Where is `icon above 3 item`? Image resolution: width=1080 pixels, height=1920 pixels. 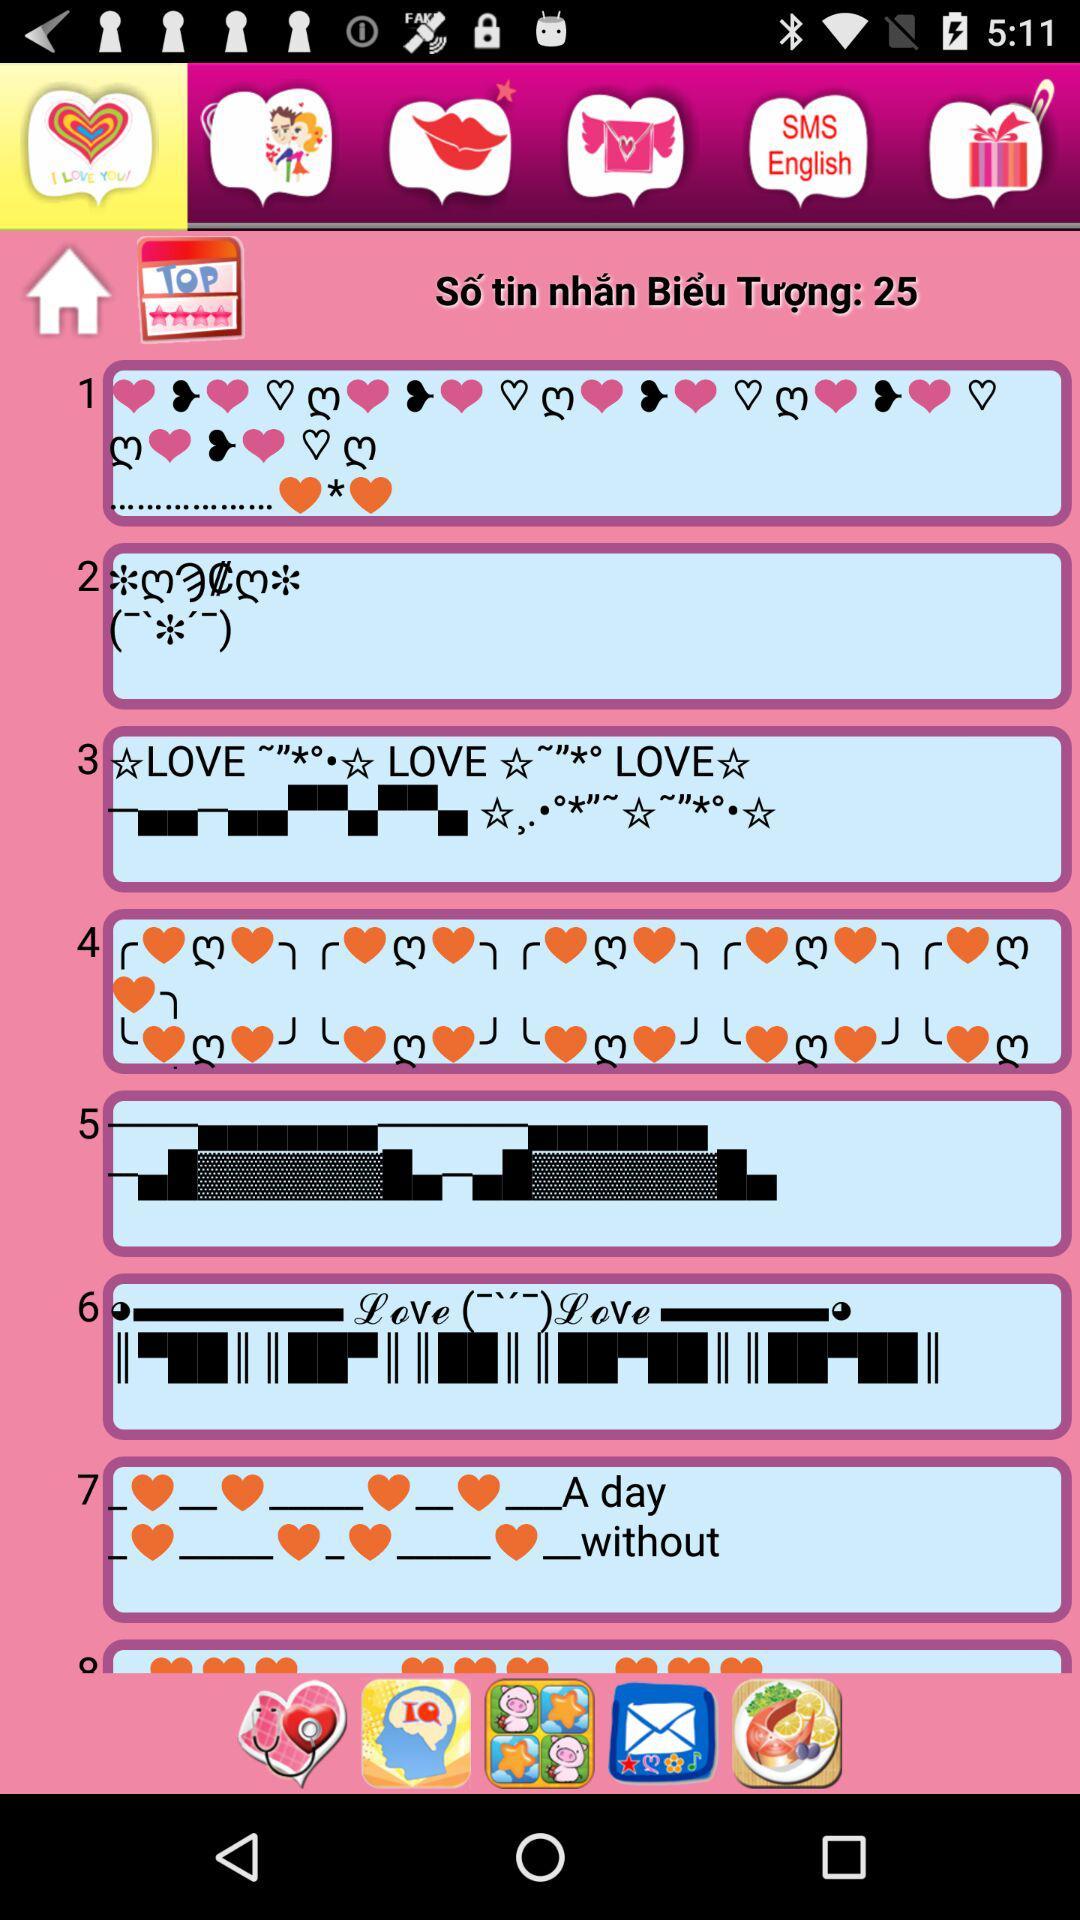 icon above 3 item is located at coordinates (54, 623).